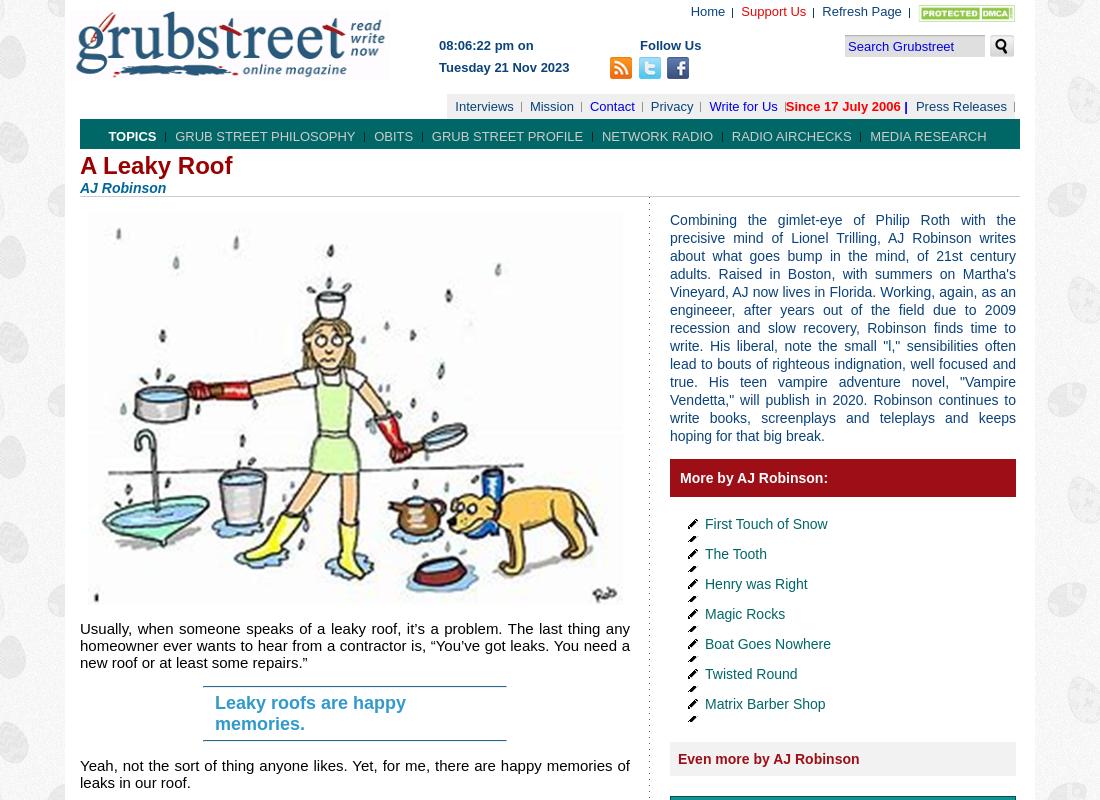 Image resolution: width=1100 pixels, height=800 pixels. I want to click on 'Topics', so click(132, 136).